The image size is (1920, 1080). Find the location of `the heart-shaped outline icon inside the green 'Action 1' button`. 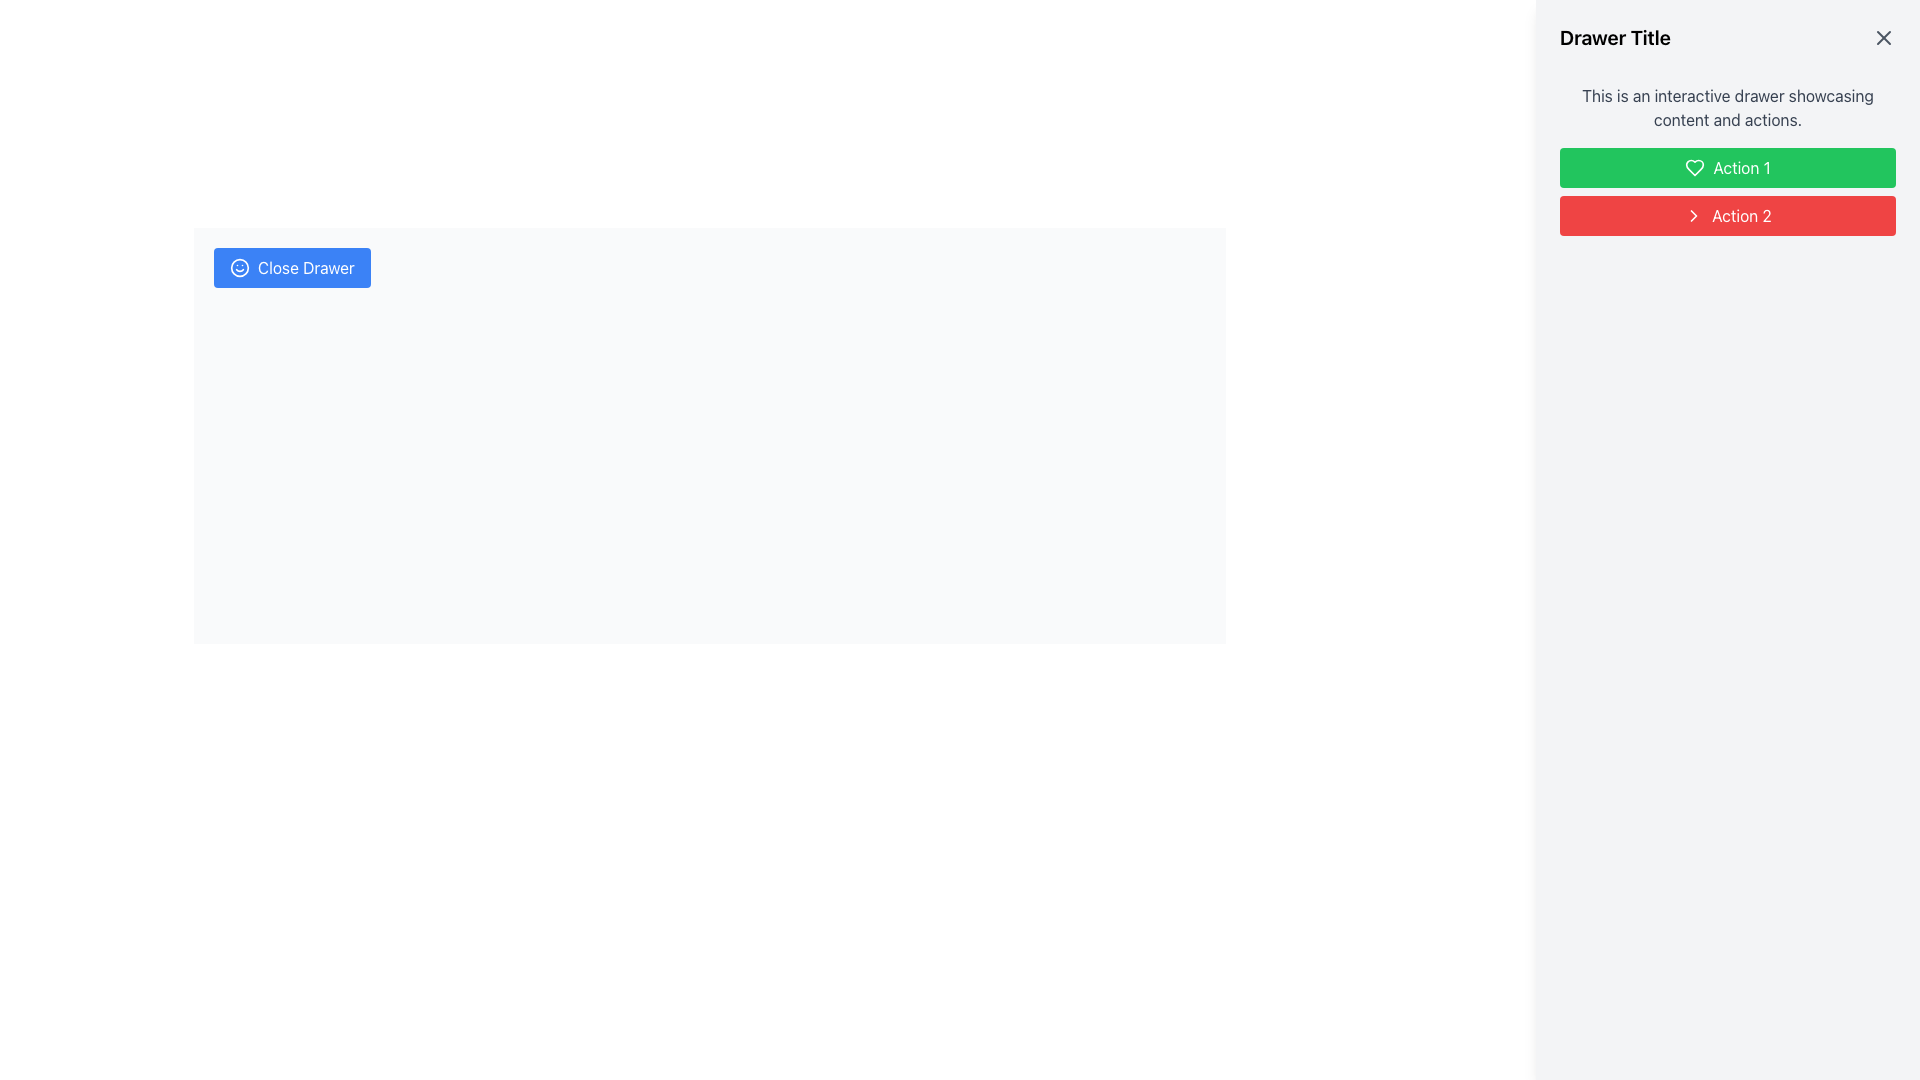

the heart-shaped outline icon inside the green 'Action 1' button is located at coordinates (1694, 167).